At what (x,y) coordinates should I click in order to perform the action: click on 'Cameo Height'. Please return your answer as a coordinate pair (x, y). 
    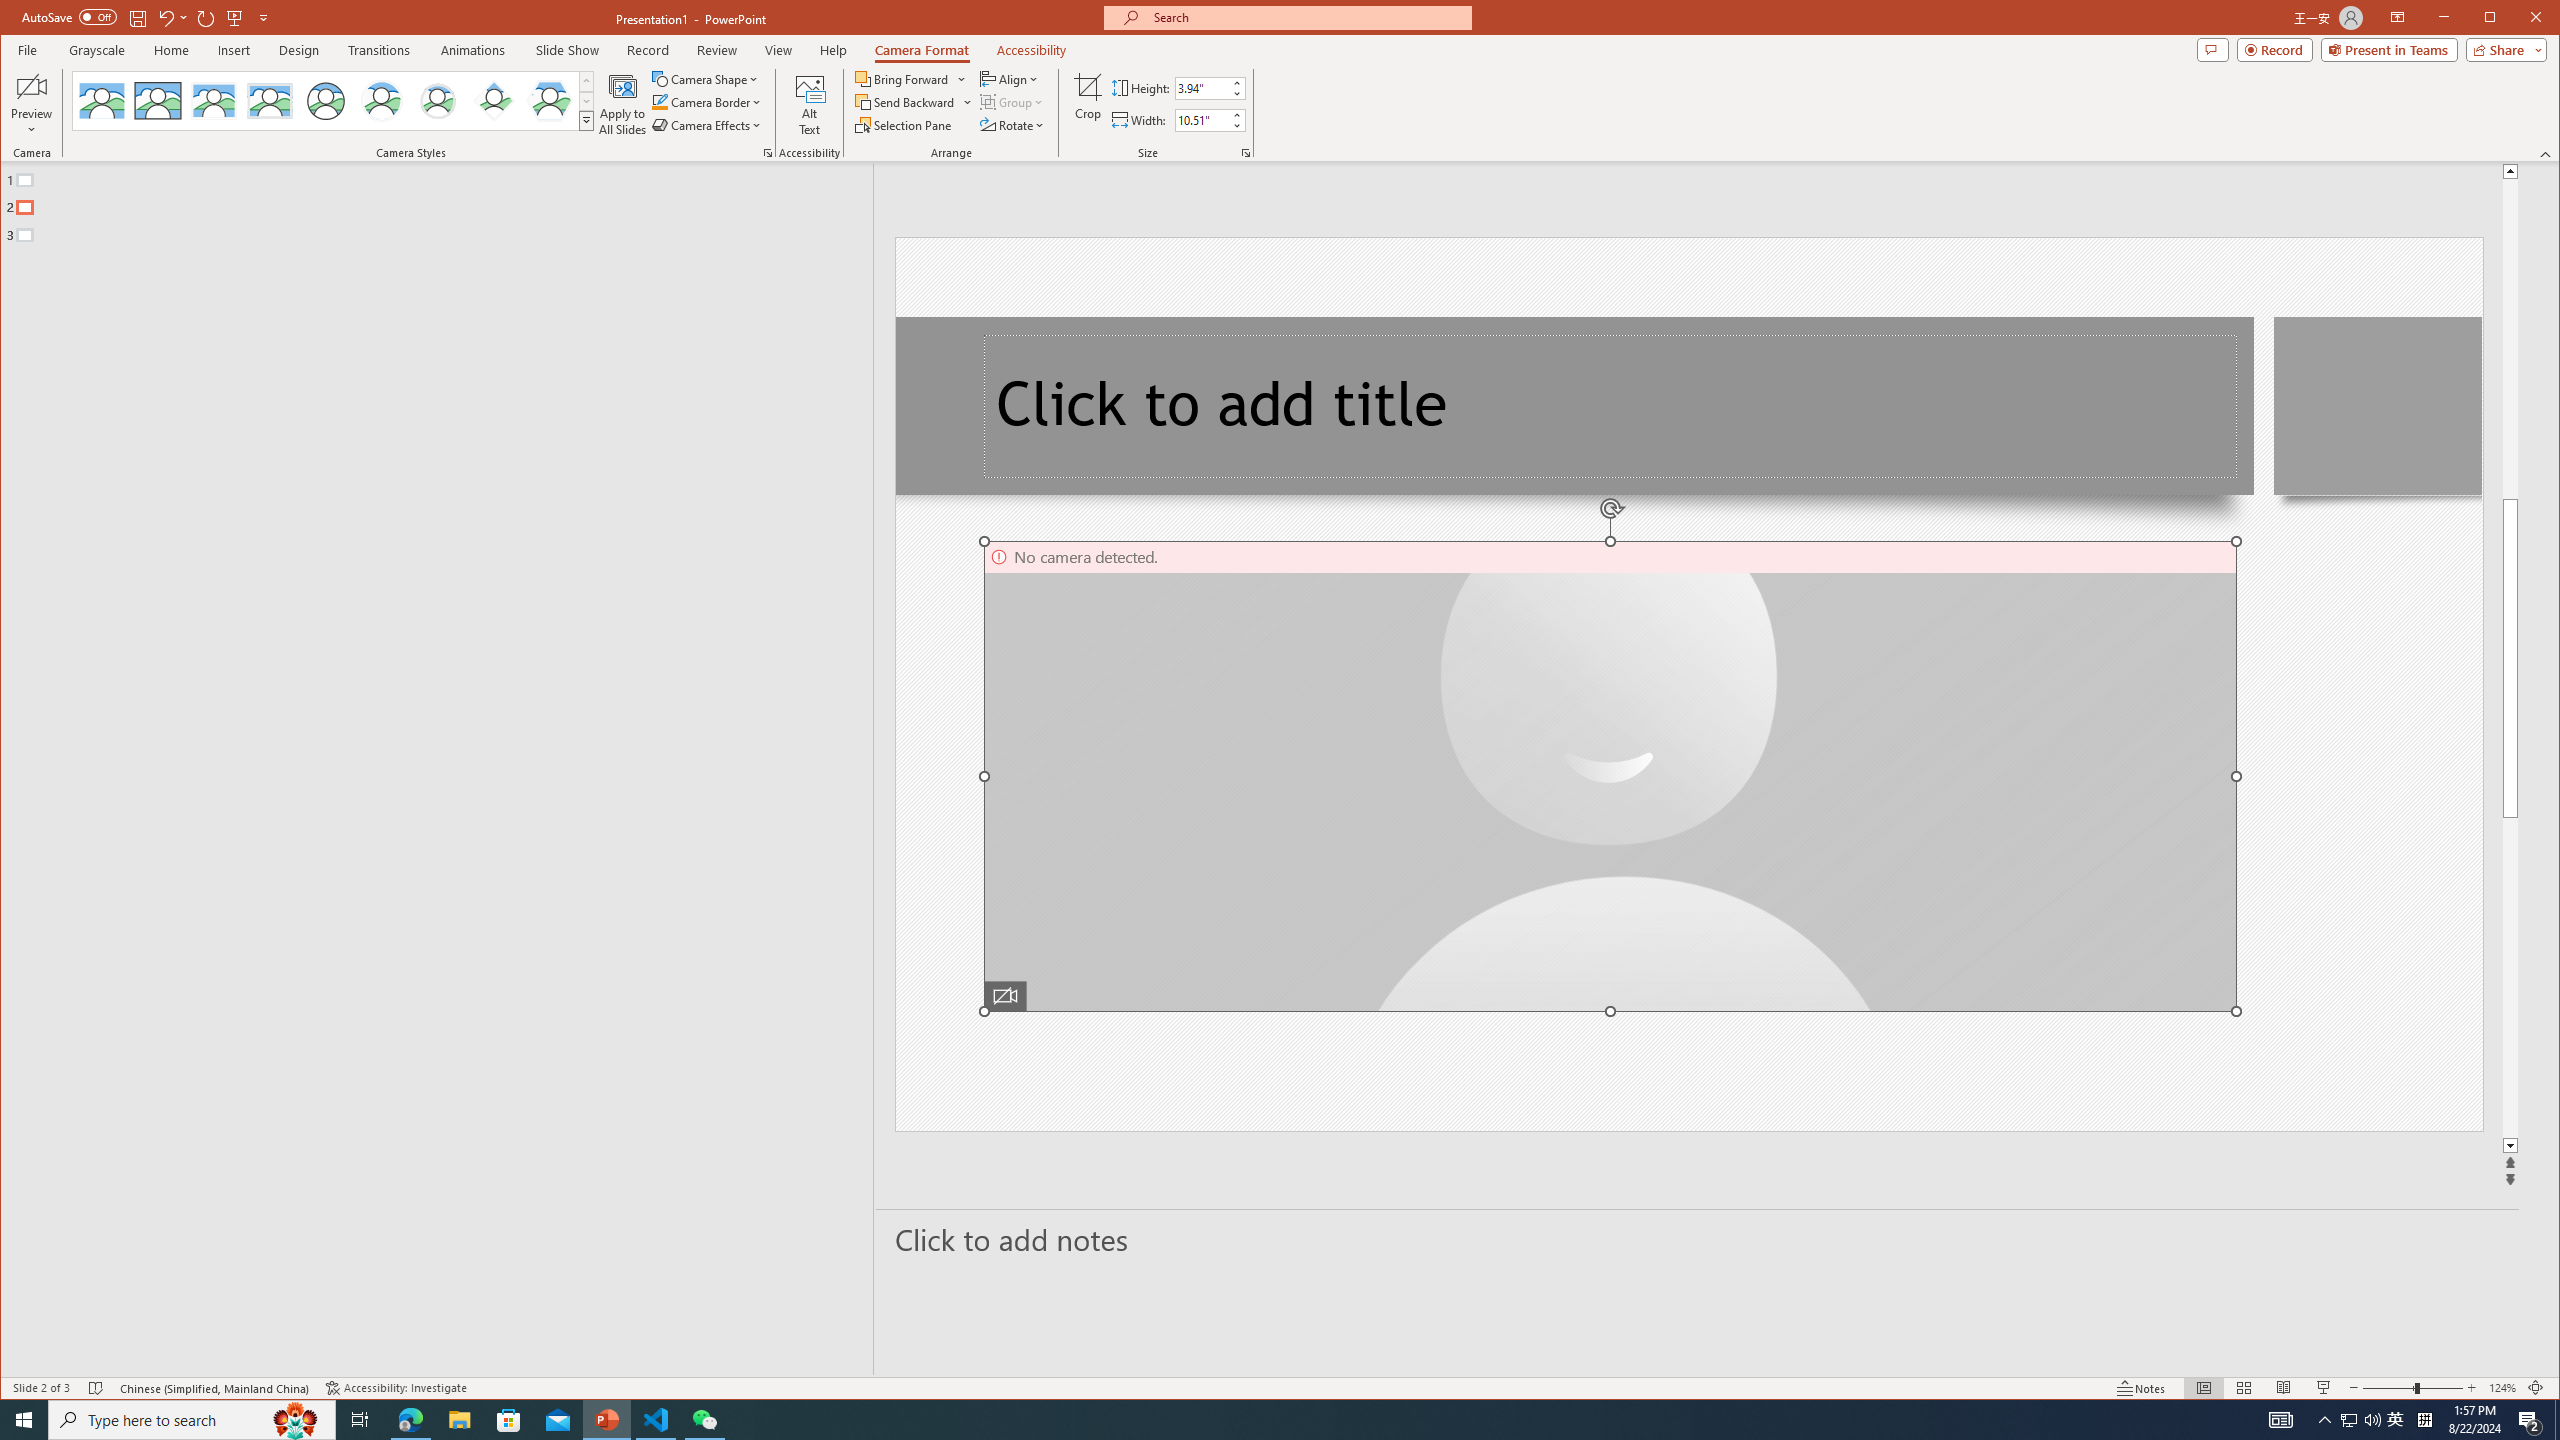
    Looking at the image, I should click on (1200, 88).